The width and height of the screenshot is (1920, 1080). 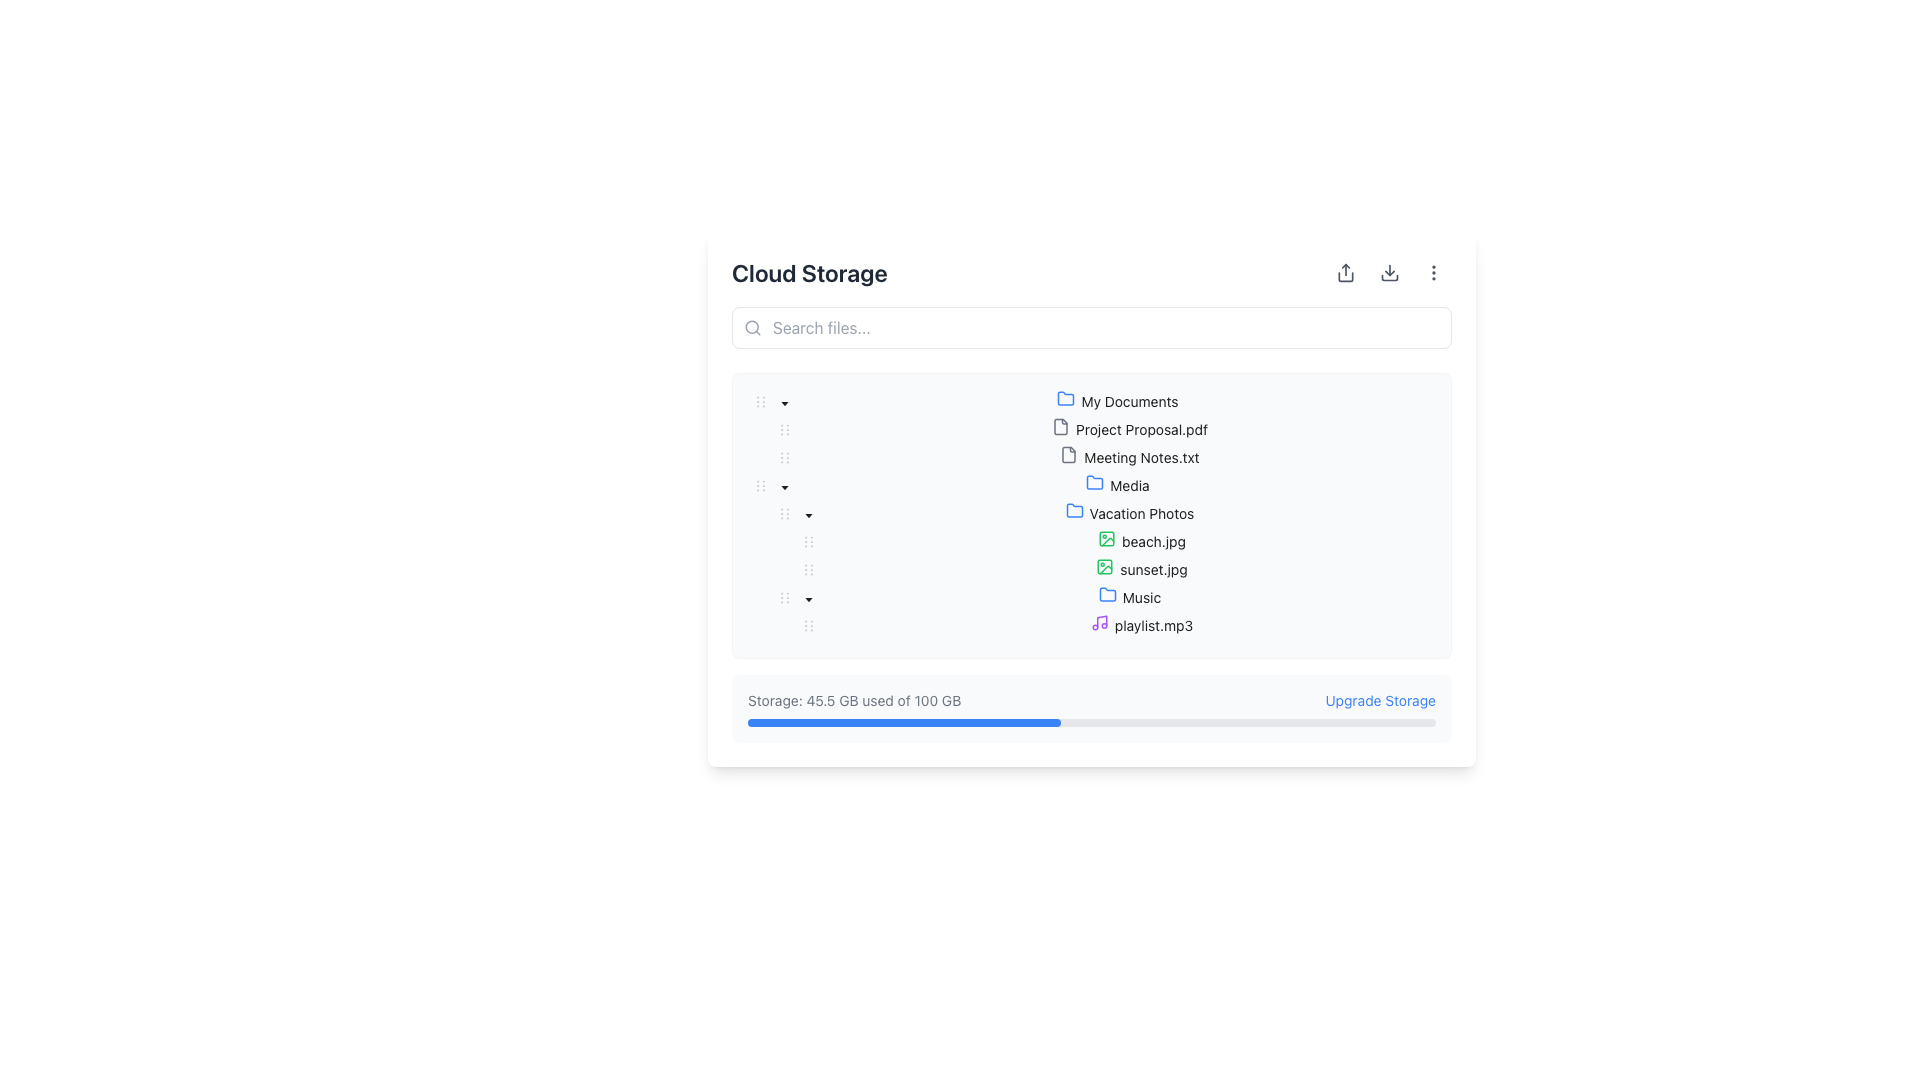 I want to click on the file icon representing 'Meeting Notes.txt', so click(x=1071, y=458).